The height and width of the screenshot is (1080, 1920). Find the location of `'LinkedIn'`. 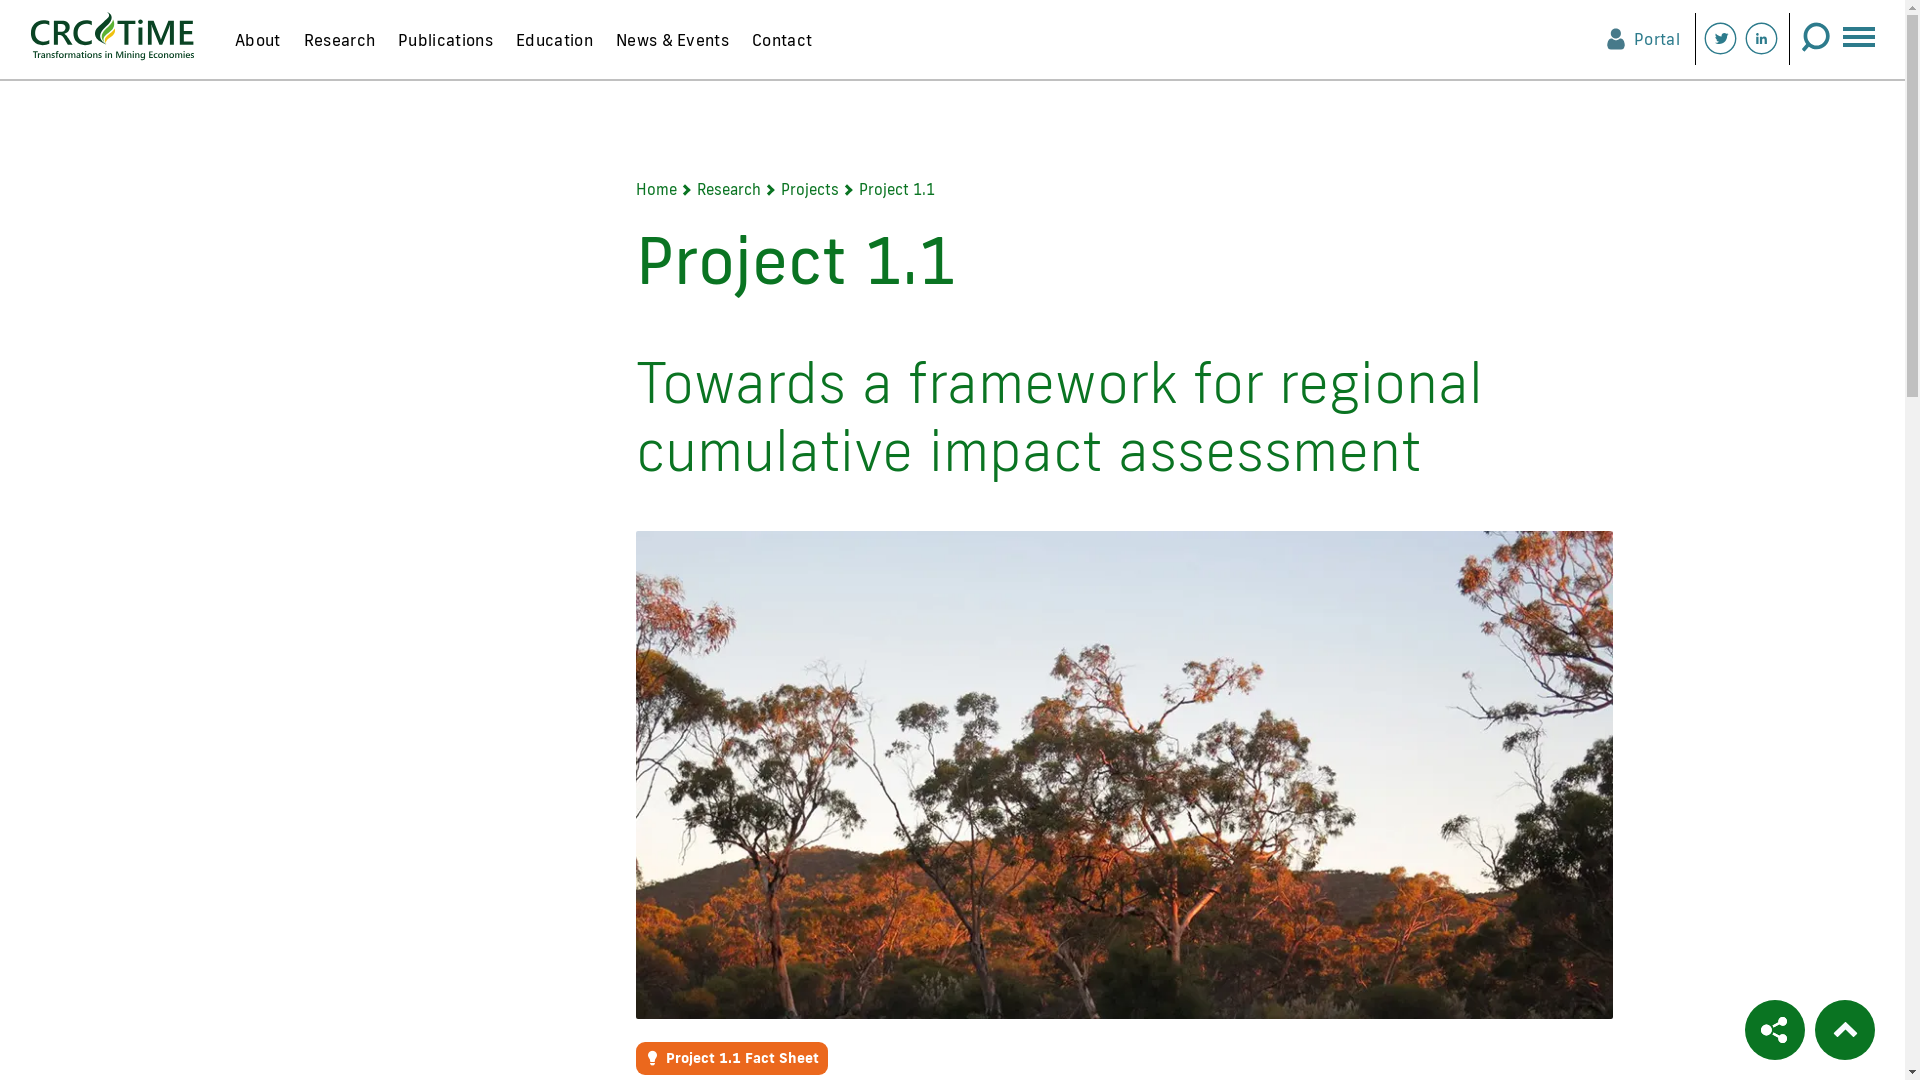

'LinkedIn' is located at coordinates (1761, 38).